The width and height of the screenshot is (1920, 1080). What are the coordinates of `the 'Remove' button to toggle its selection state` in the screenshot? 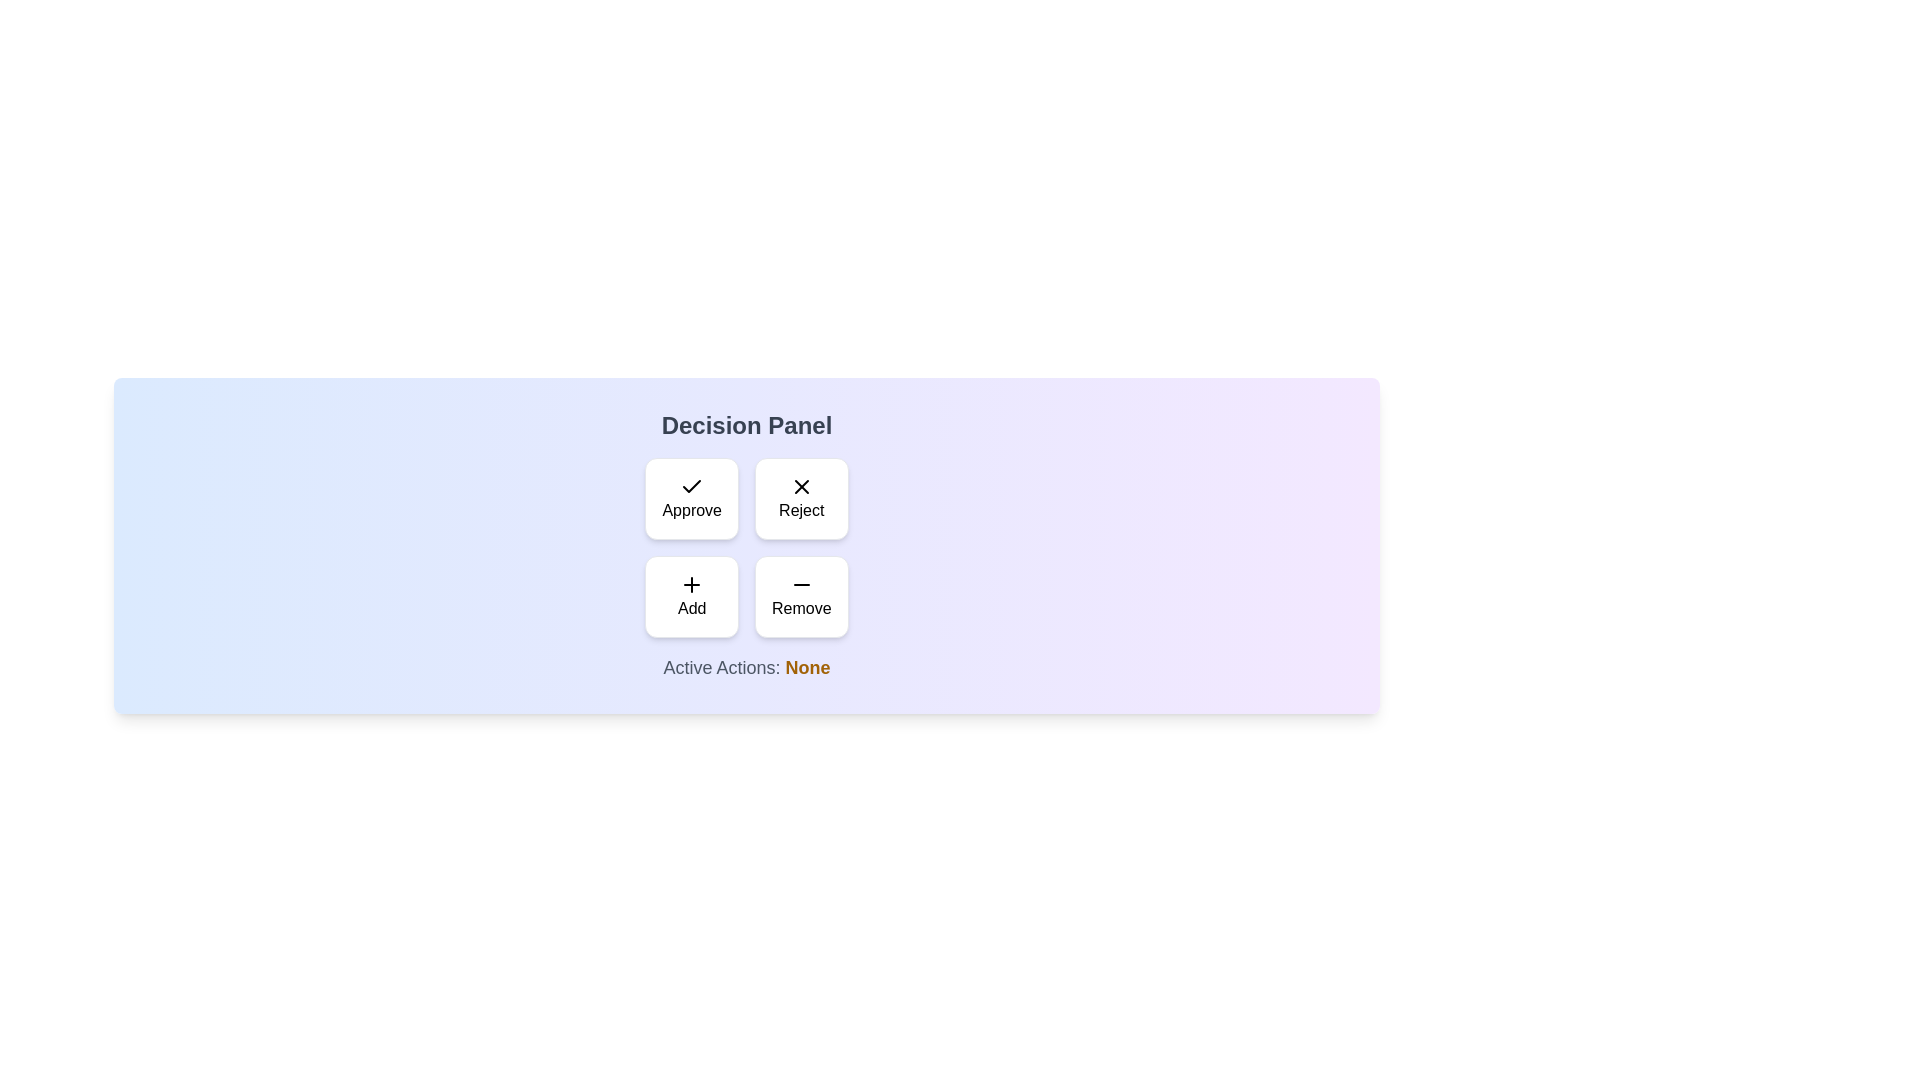 It's located at (801, 596).